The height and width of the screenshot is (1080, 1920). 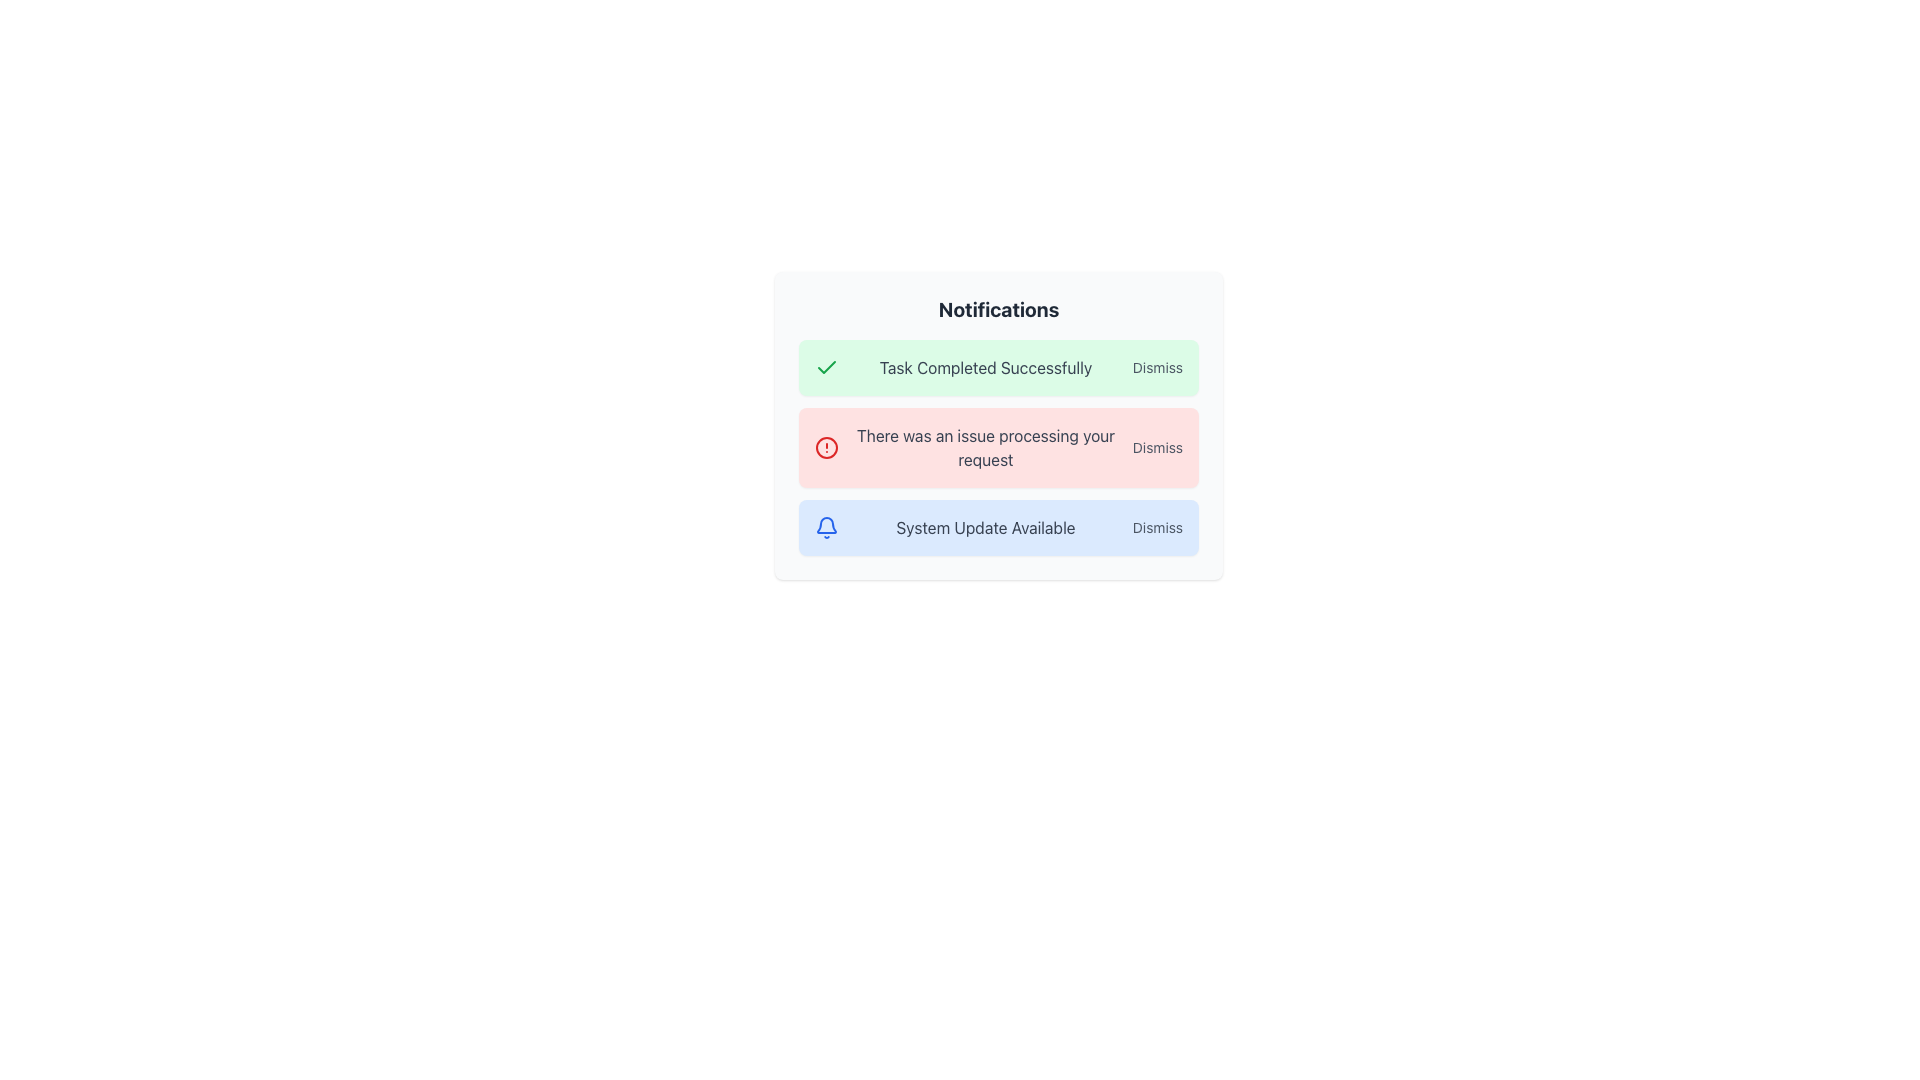 What do you see at coordinates (826, 367) in the screenshot?
I see `the success icon located at the leftmost part of the notification bar indicating 'Task Completed Successfully'` at bounding box center [826, 367].